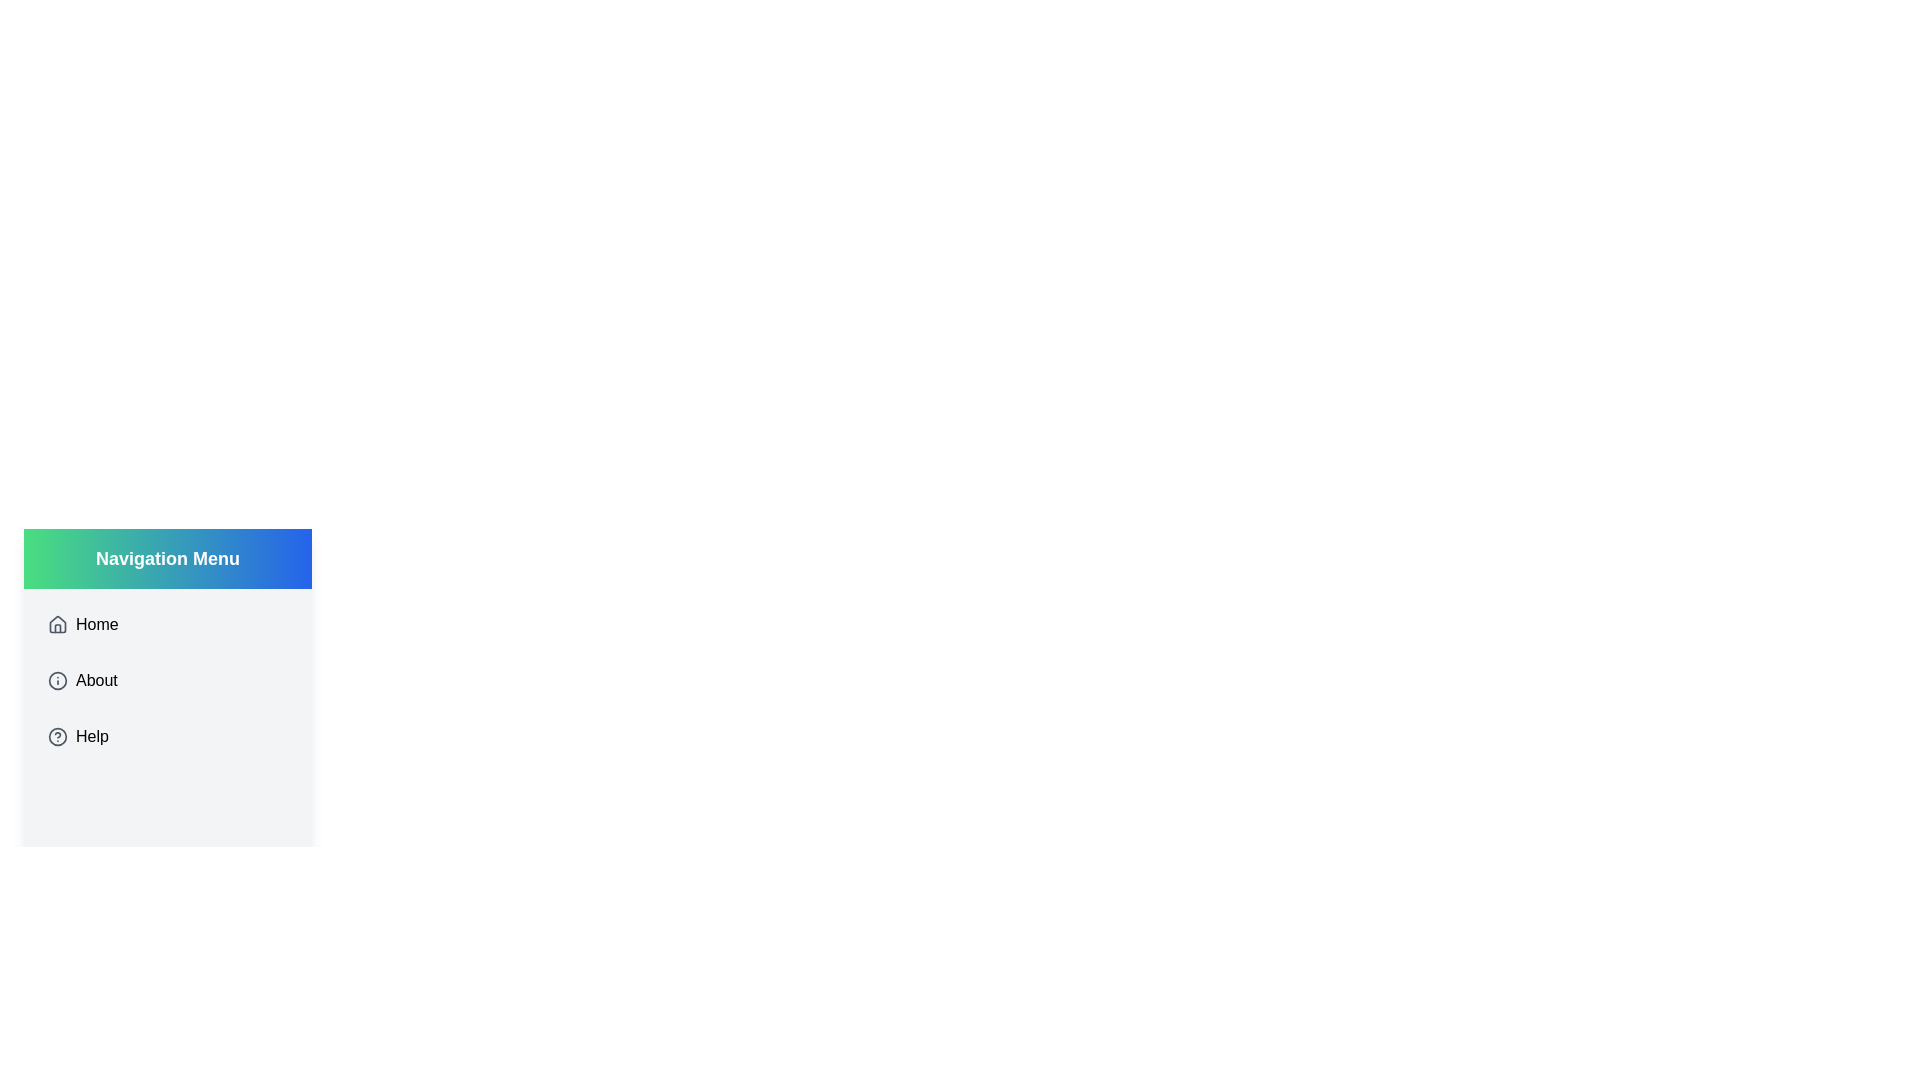 This screenshot has height=1080, width=1920. What do you see at coordinates (168, 736) in the screenshot?
I see `the third item in the vertical navigation menu, which provides assistance or support when clicked` at bounding box center [168, 736].